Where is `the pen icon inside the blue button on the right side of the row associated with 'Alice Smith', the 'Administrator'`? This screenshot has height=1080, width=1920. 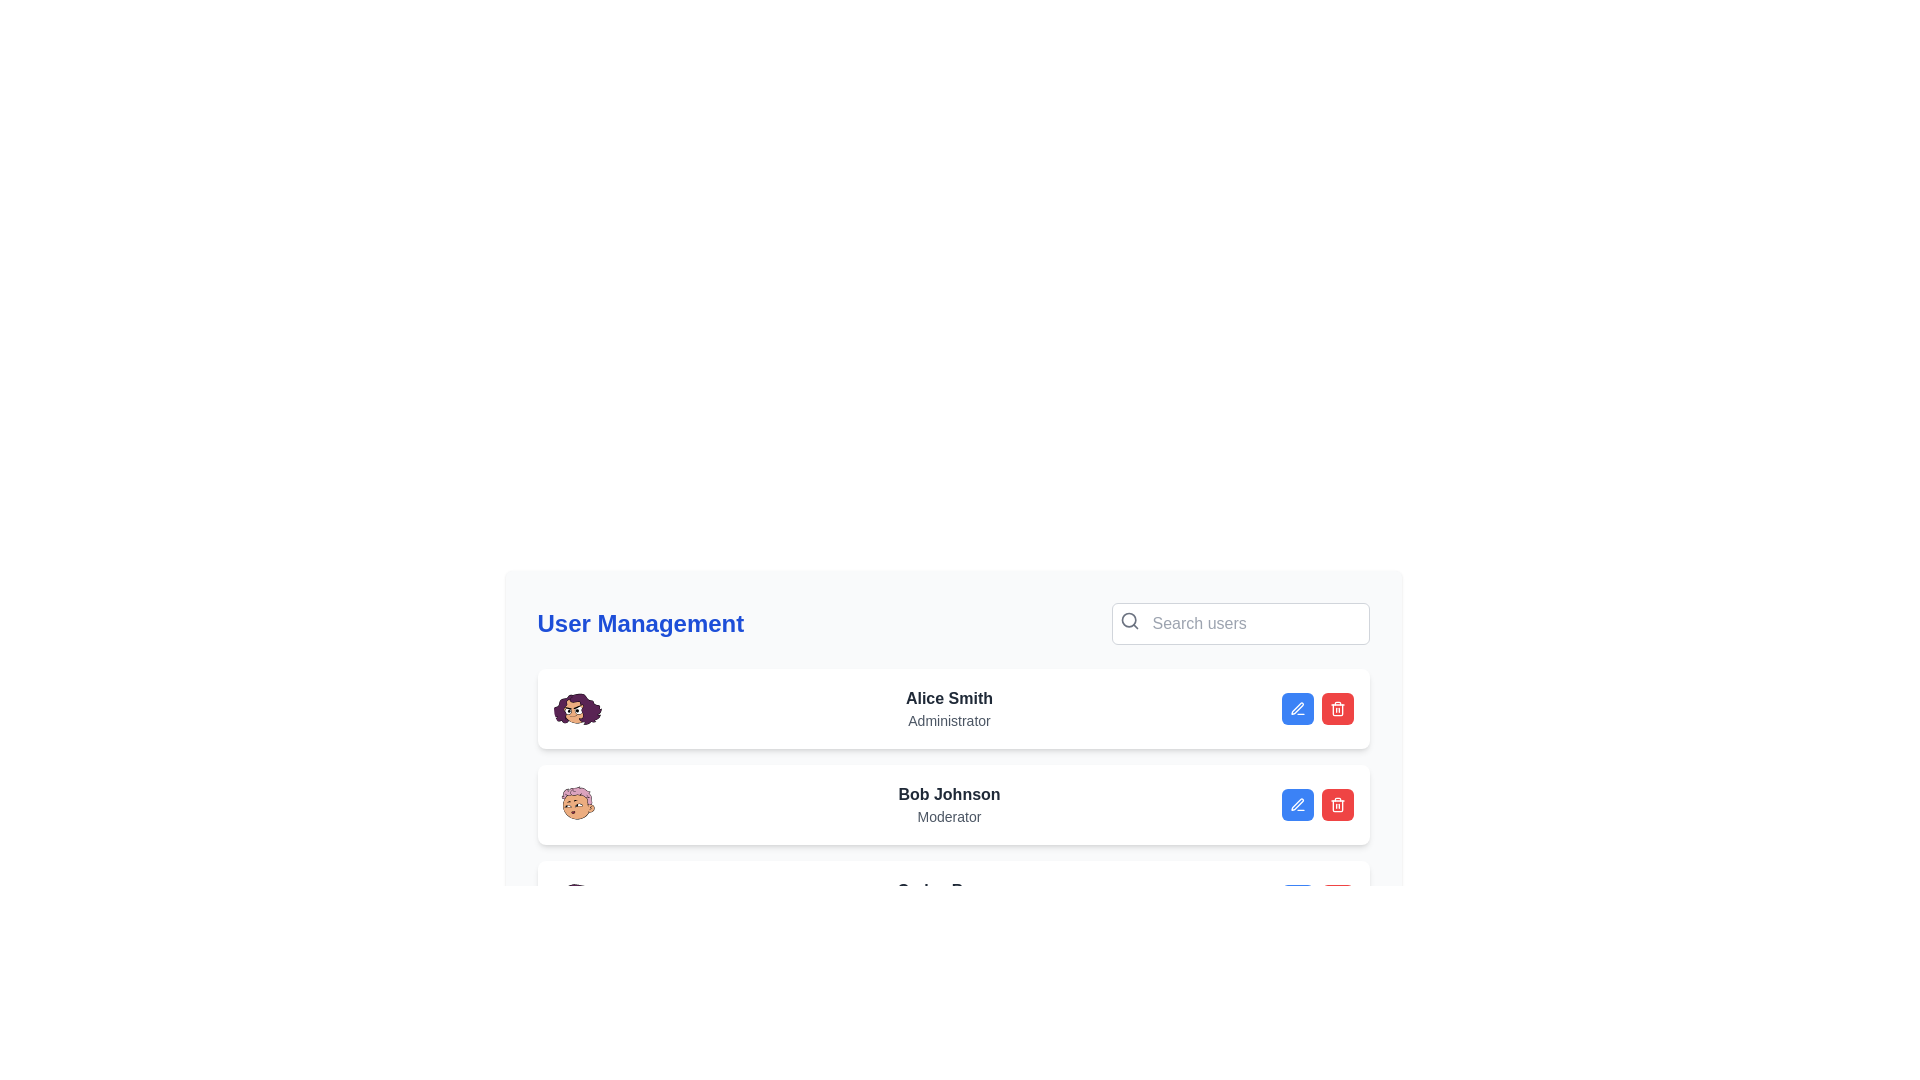 the pen icon inside the blue button on the right side of the row associated with 'Alice Smith', the 'Administrator' is located at coordinates (1297, 708).